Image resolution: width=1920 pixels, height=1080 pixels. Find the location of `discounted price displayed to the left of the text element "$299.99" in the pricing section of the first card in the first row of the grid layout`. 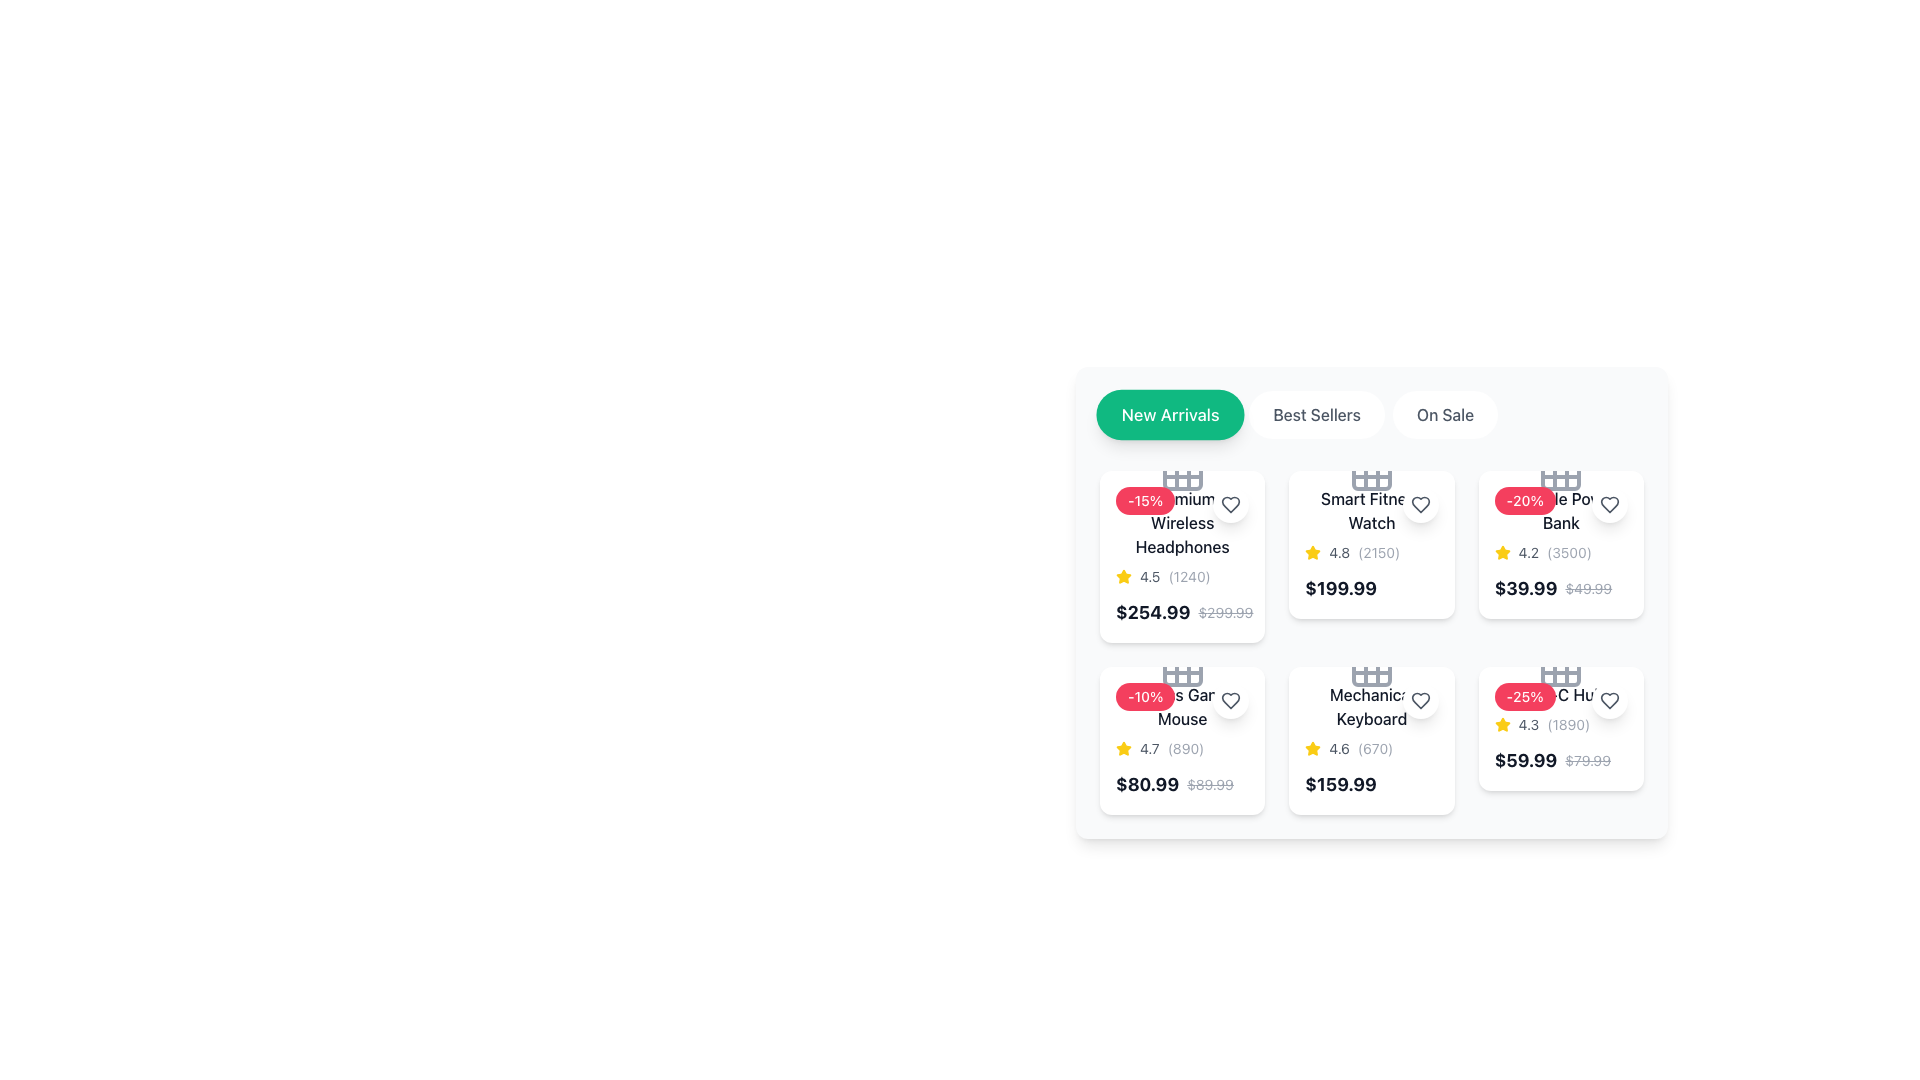

discounted price displayed to the left of the text element "$299.99" in the pricing section of the first card in the first row of the grid layout is located at coordinates (1153, 612).